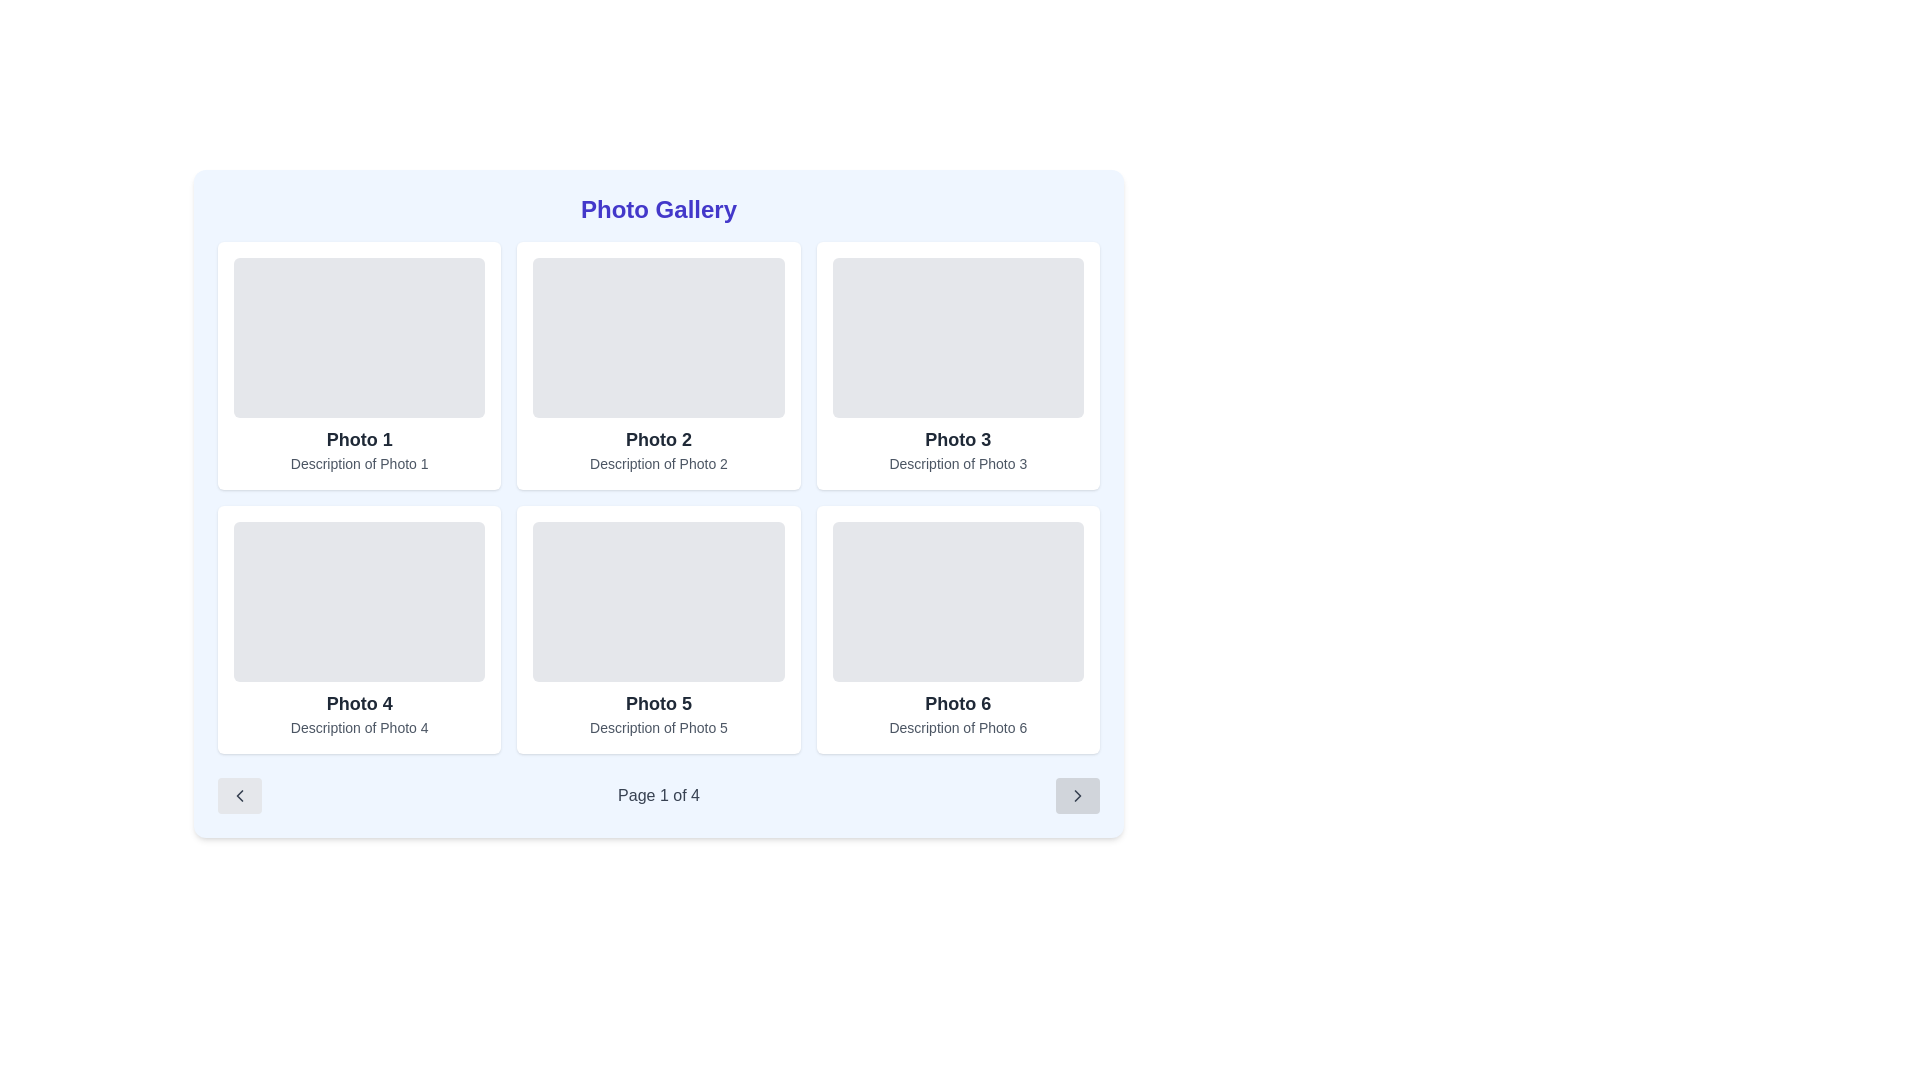  What do you see at coordinates (1076, 794) in the screenshot?
I see `the navigation button located at the far right of the footer navigation bar below the photo grid to change its background color` at bounding box center [1076, 794].